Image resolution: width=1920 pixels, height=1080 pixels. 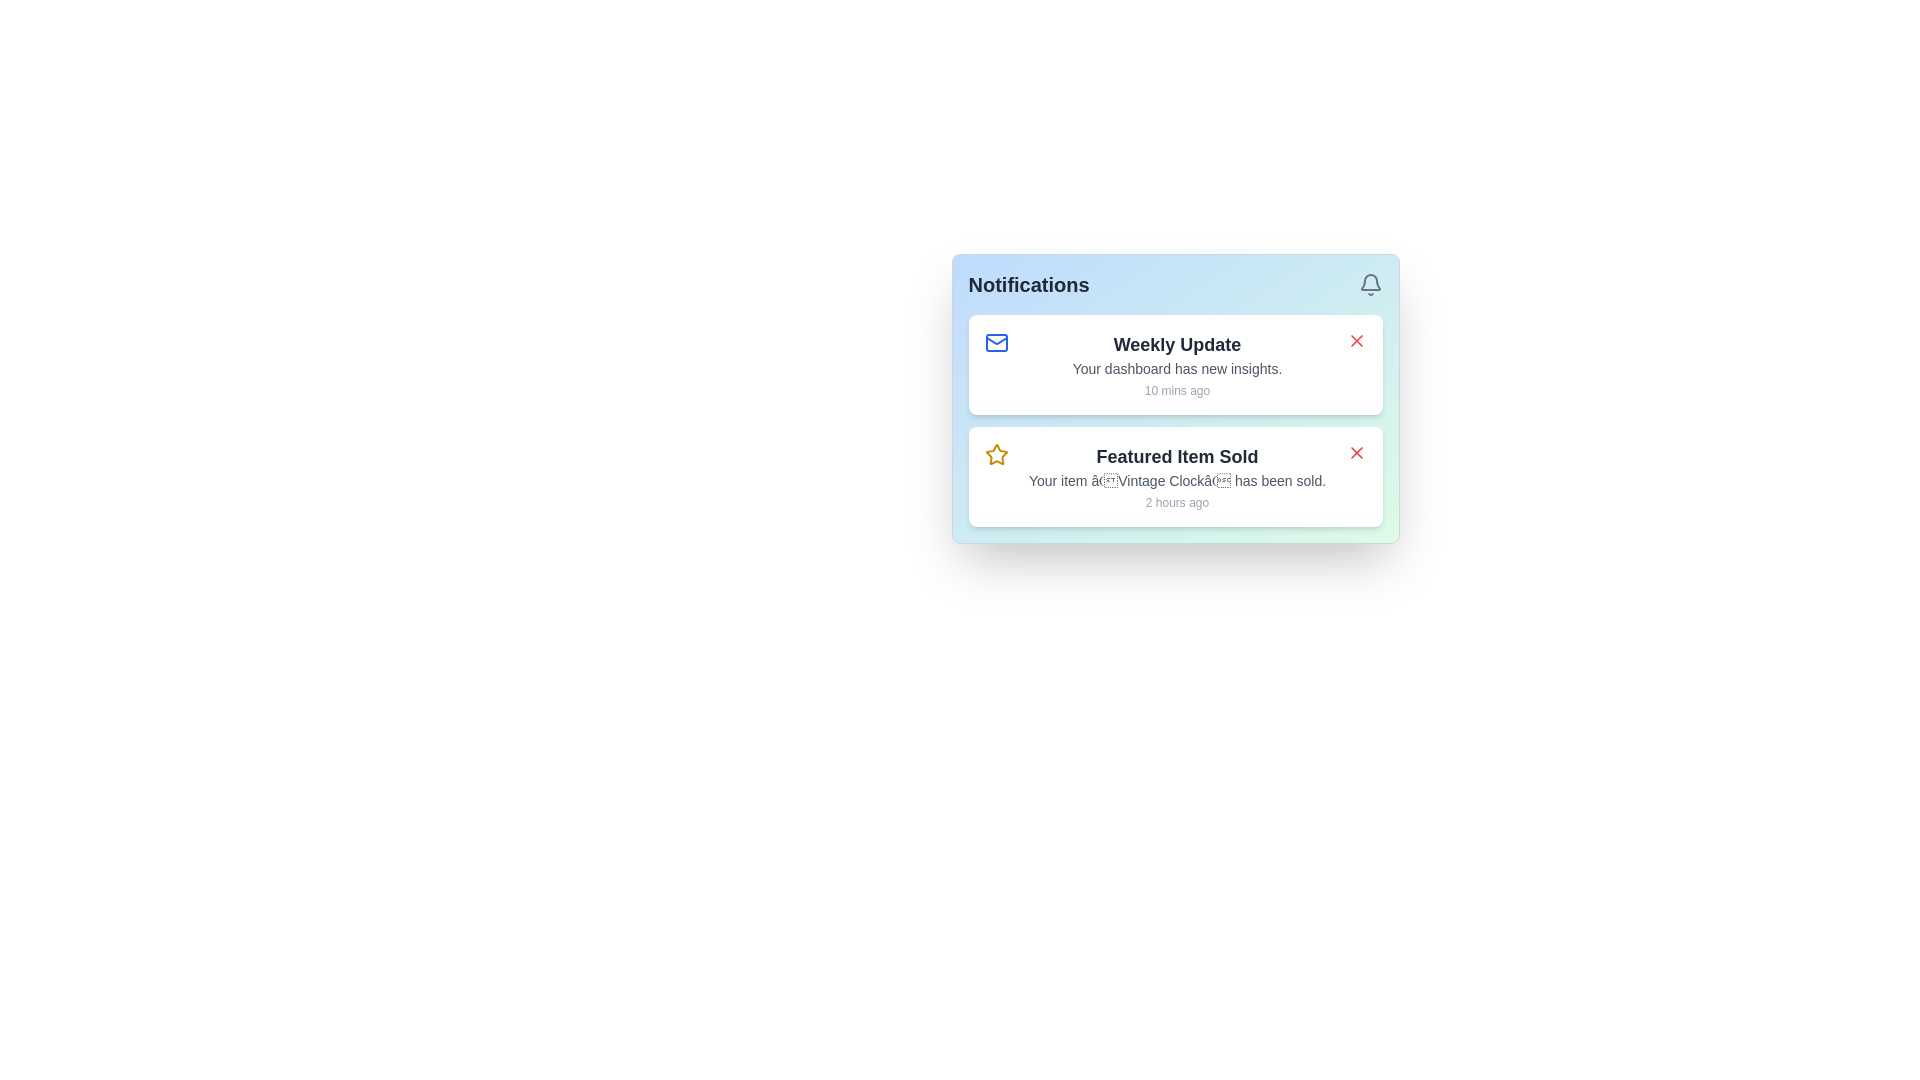 What do you see at coordinates (1029, 285) in the screenshot?
I see `text label that serves as the title for the notification panel, located at the top-left corner of the notification card interface` at bounding box center [1029, 285].